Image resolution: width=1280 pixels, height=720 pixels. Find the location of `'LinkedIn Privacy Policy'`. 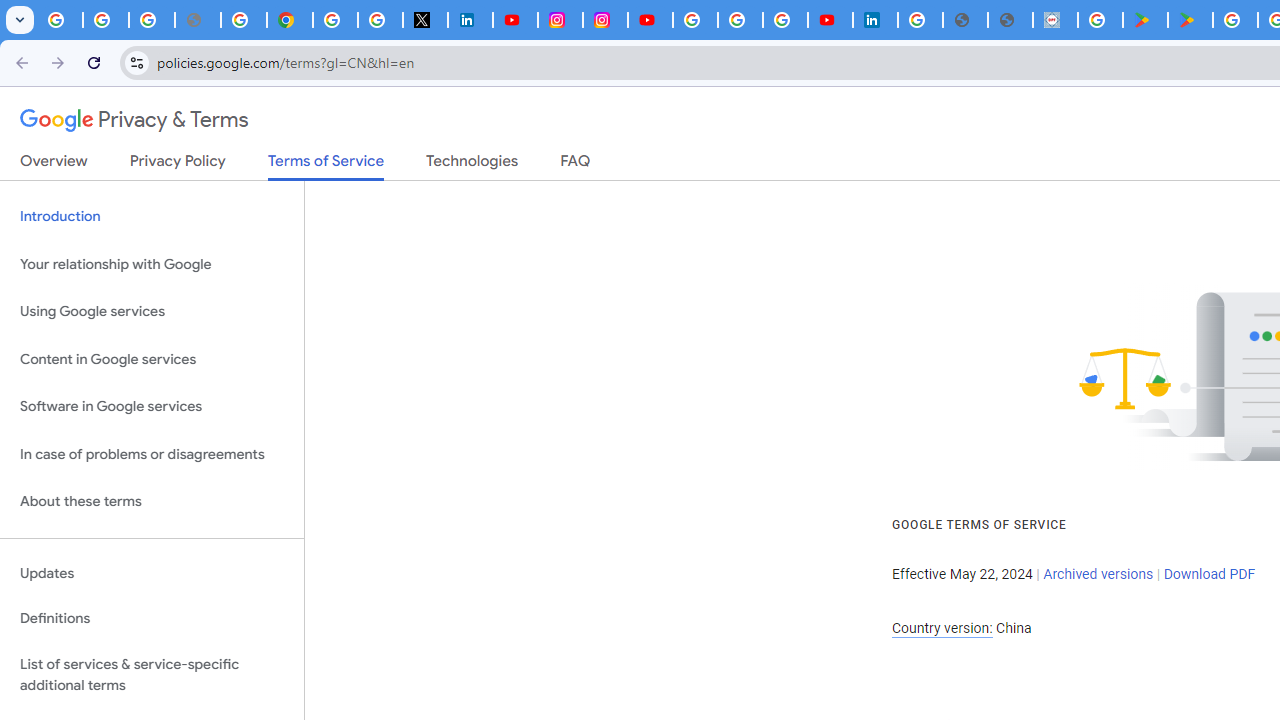

'LinkedIn Privacy Policy' is located at coordinates (469, 20).